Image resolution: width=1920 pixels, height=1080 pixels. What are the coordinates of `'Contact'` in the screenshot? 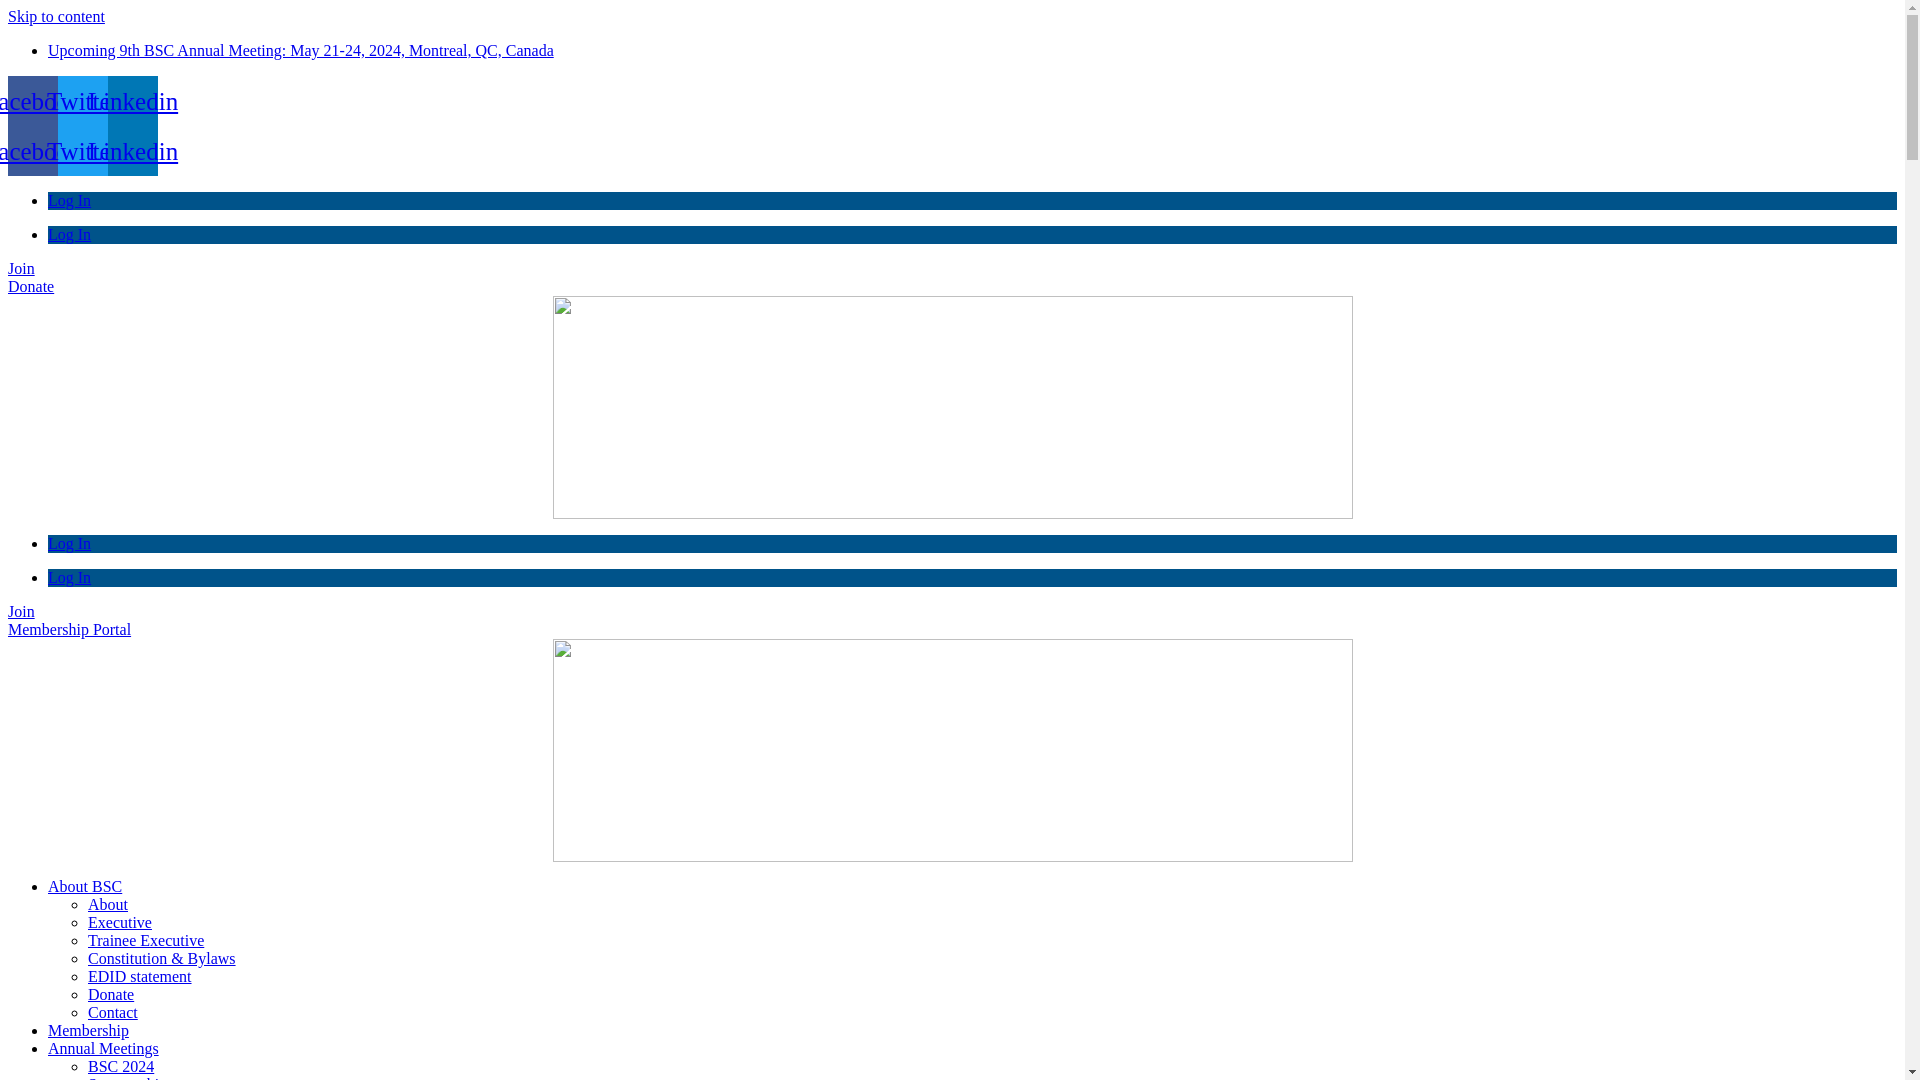 It's located at (112, 1012).